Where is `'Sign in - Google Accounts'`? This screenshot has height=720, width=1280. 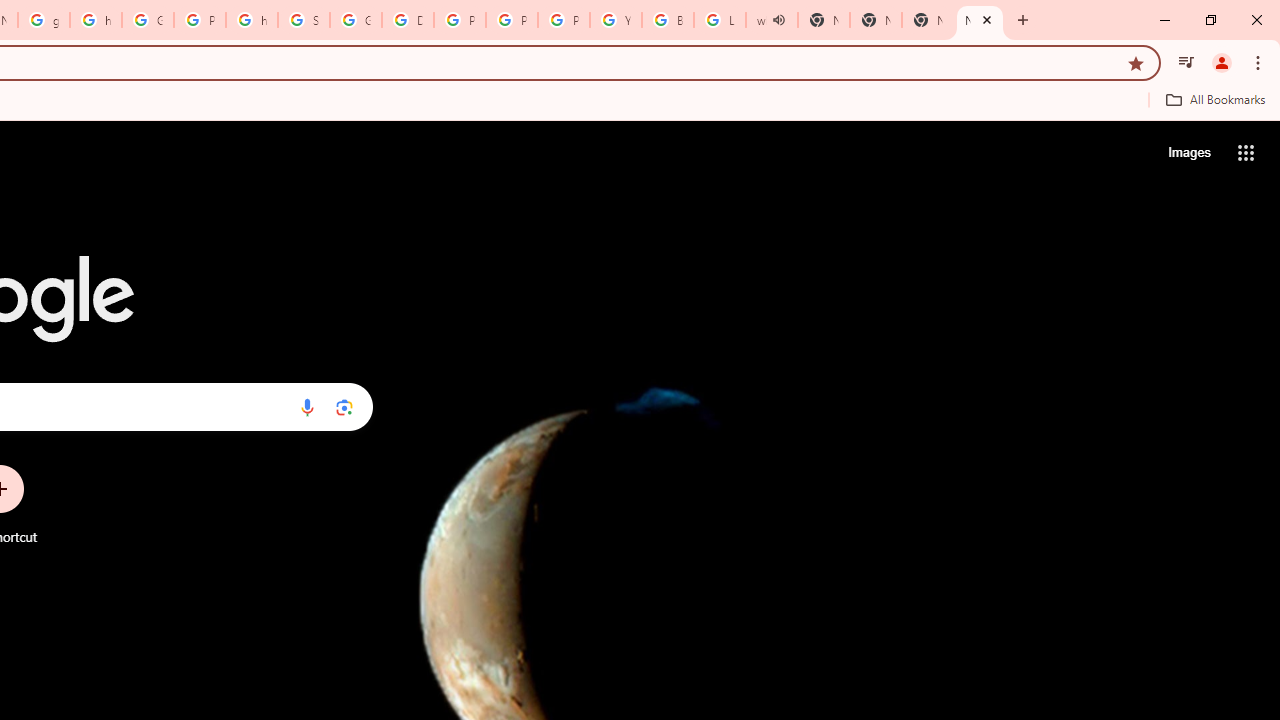
'Sign in - Google Accounts' is located at coordinates (303, 20).